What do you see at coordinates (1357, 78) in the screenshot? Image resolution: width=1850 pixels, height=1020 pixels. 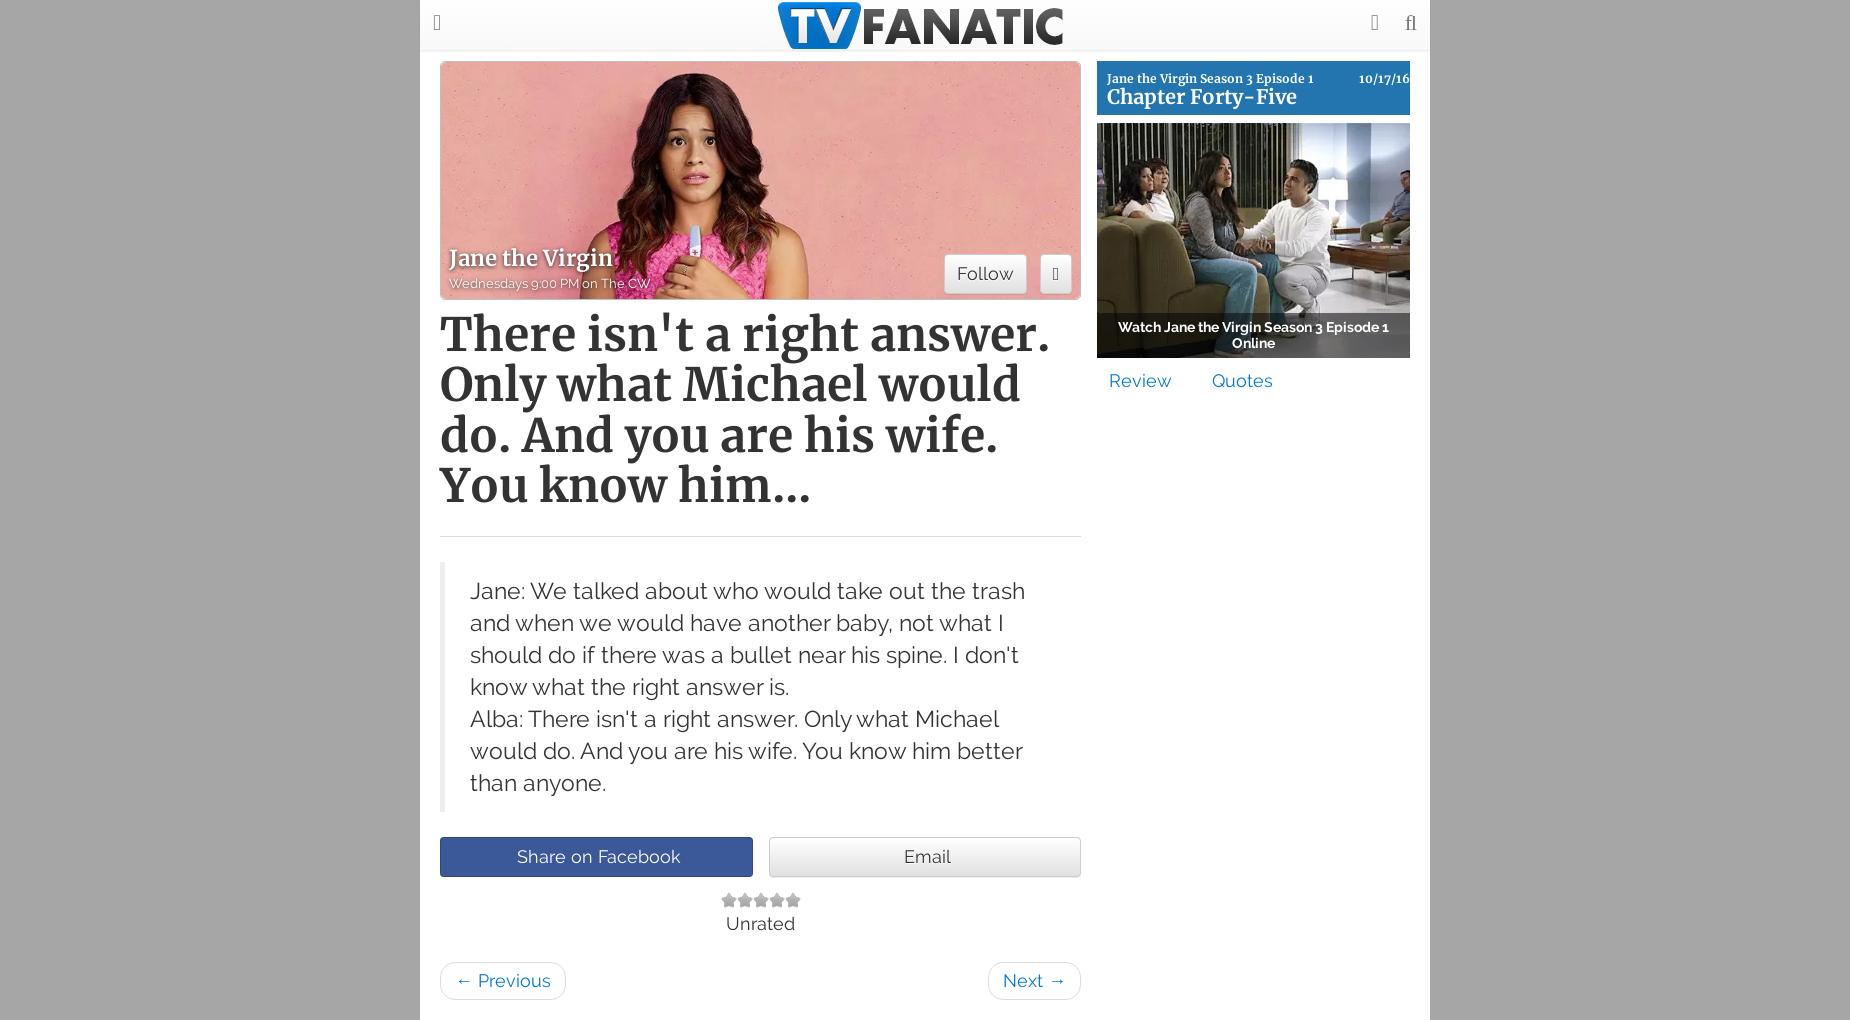 I see `'10/17/16'` at bounding box center [1357, 78].